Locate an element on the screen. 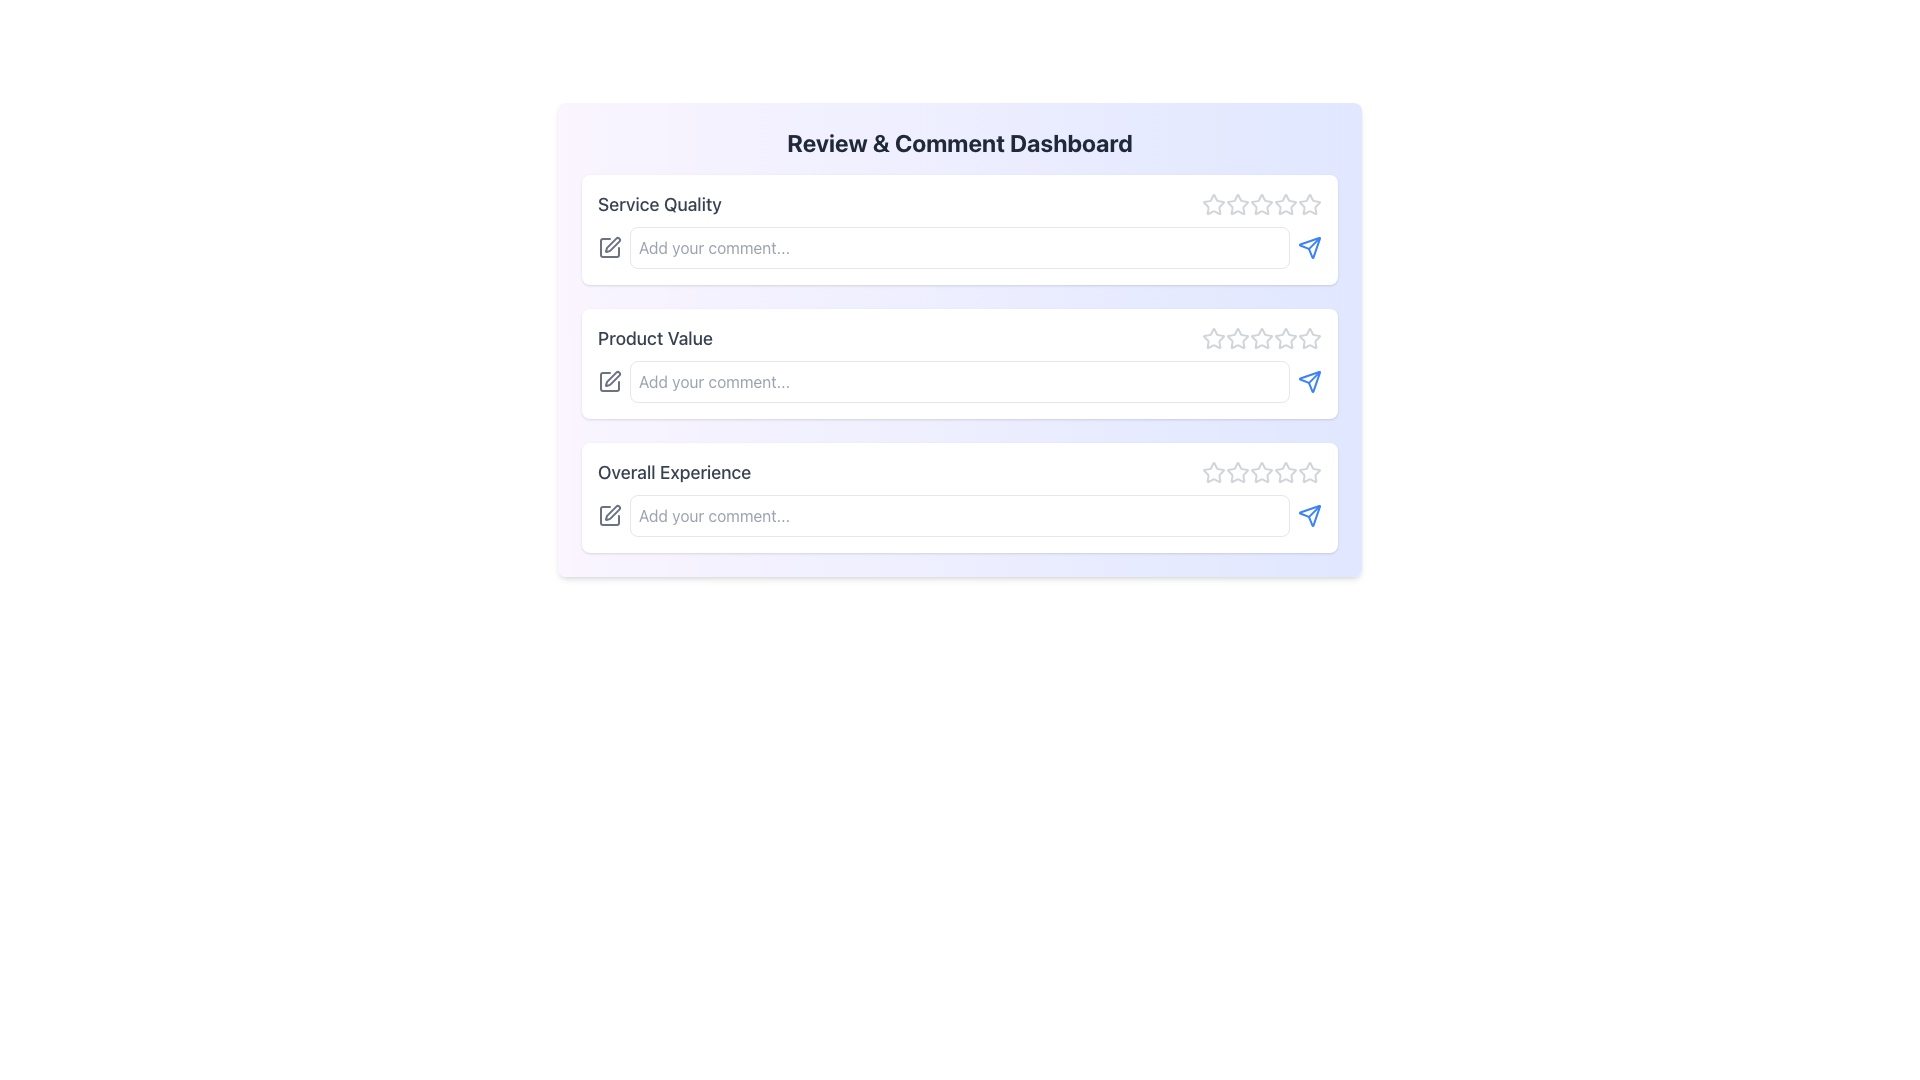 The width and height of the screenshot is (1920, 1080). text in the text input field for 'Product Value' by dragging the mouse from the center point is located at coordinates (960, 381).